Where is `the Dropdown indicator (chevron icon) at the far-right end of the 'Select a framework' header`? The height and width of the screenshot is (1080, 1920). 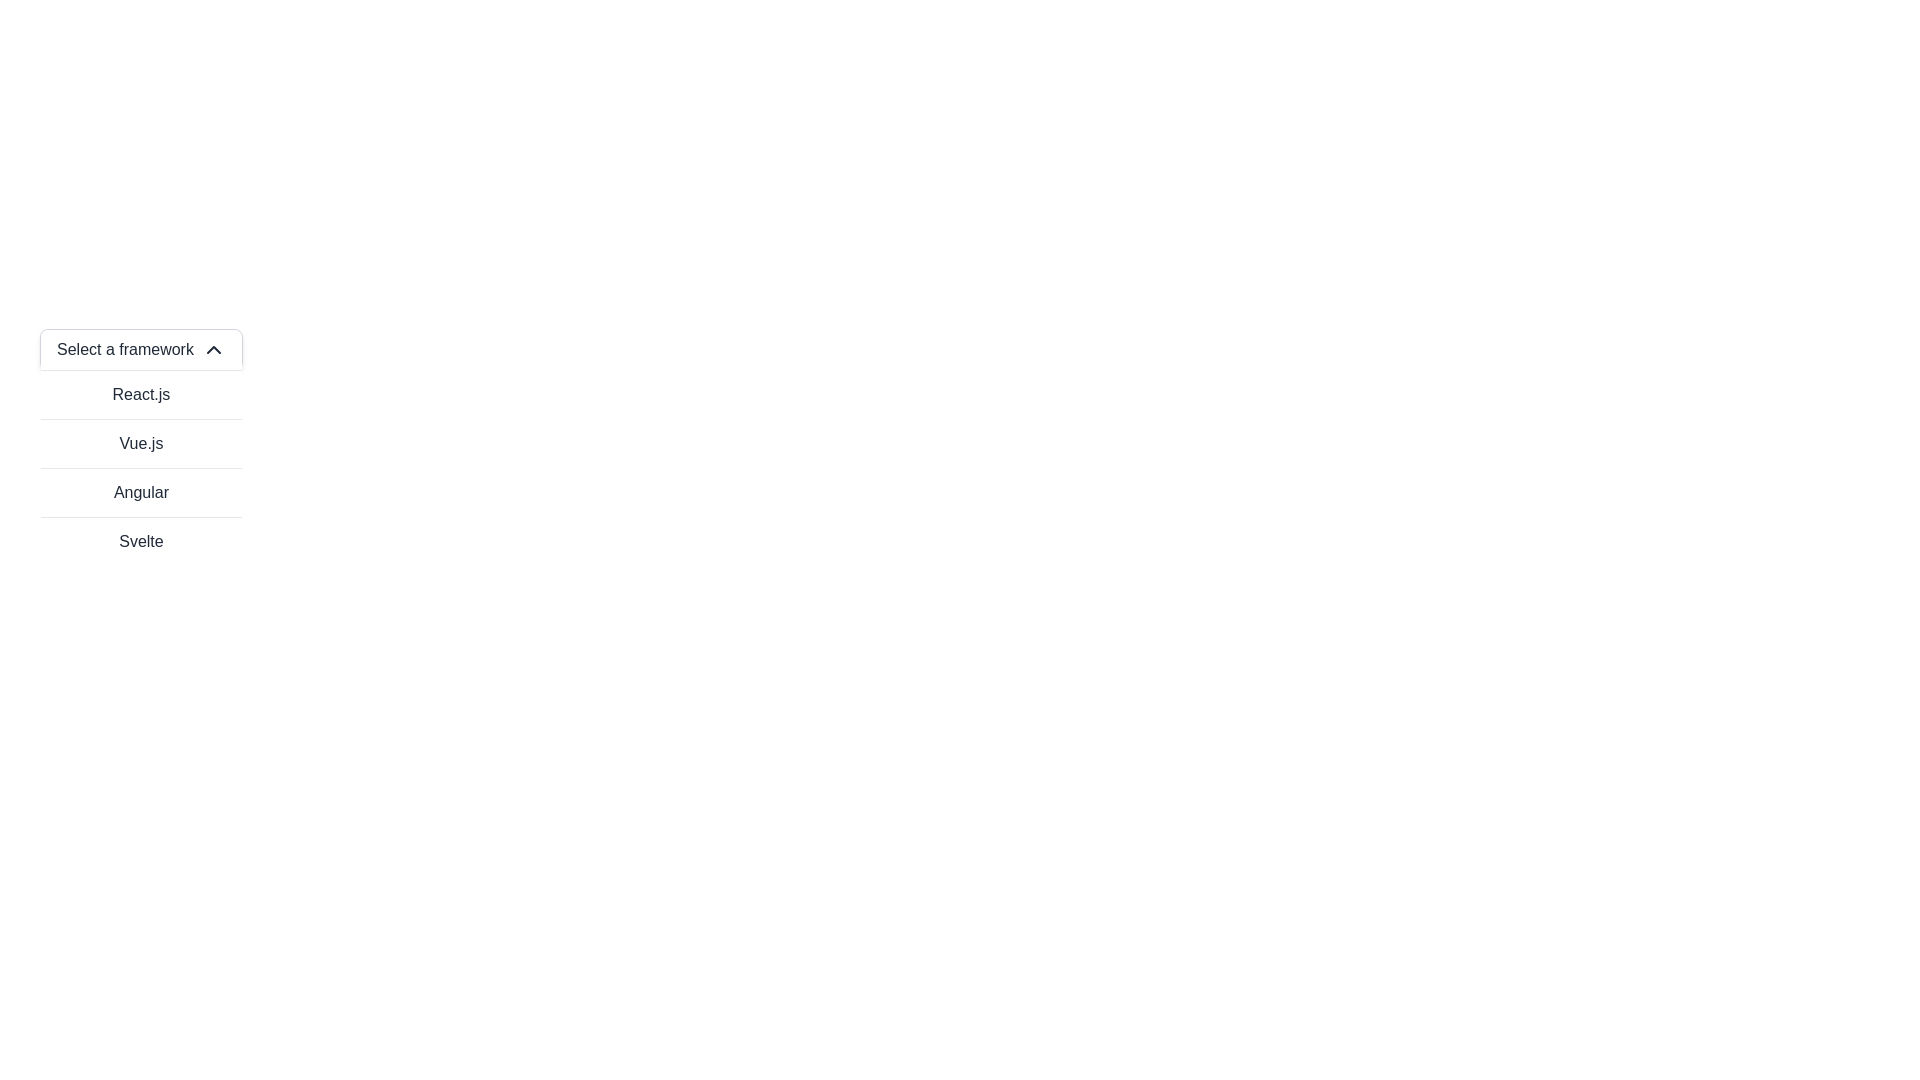 the Dropdown indicator (chevron icon) at the far-right end of the 'Select a framework' header is located at coordinates (213, 349).